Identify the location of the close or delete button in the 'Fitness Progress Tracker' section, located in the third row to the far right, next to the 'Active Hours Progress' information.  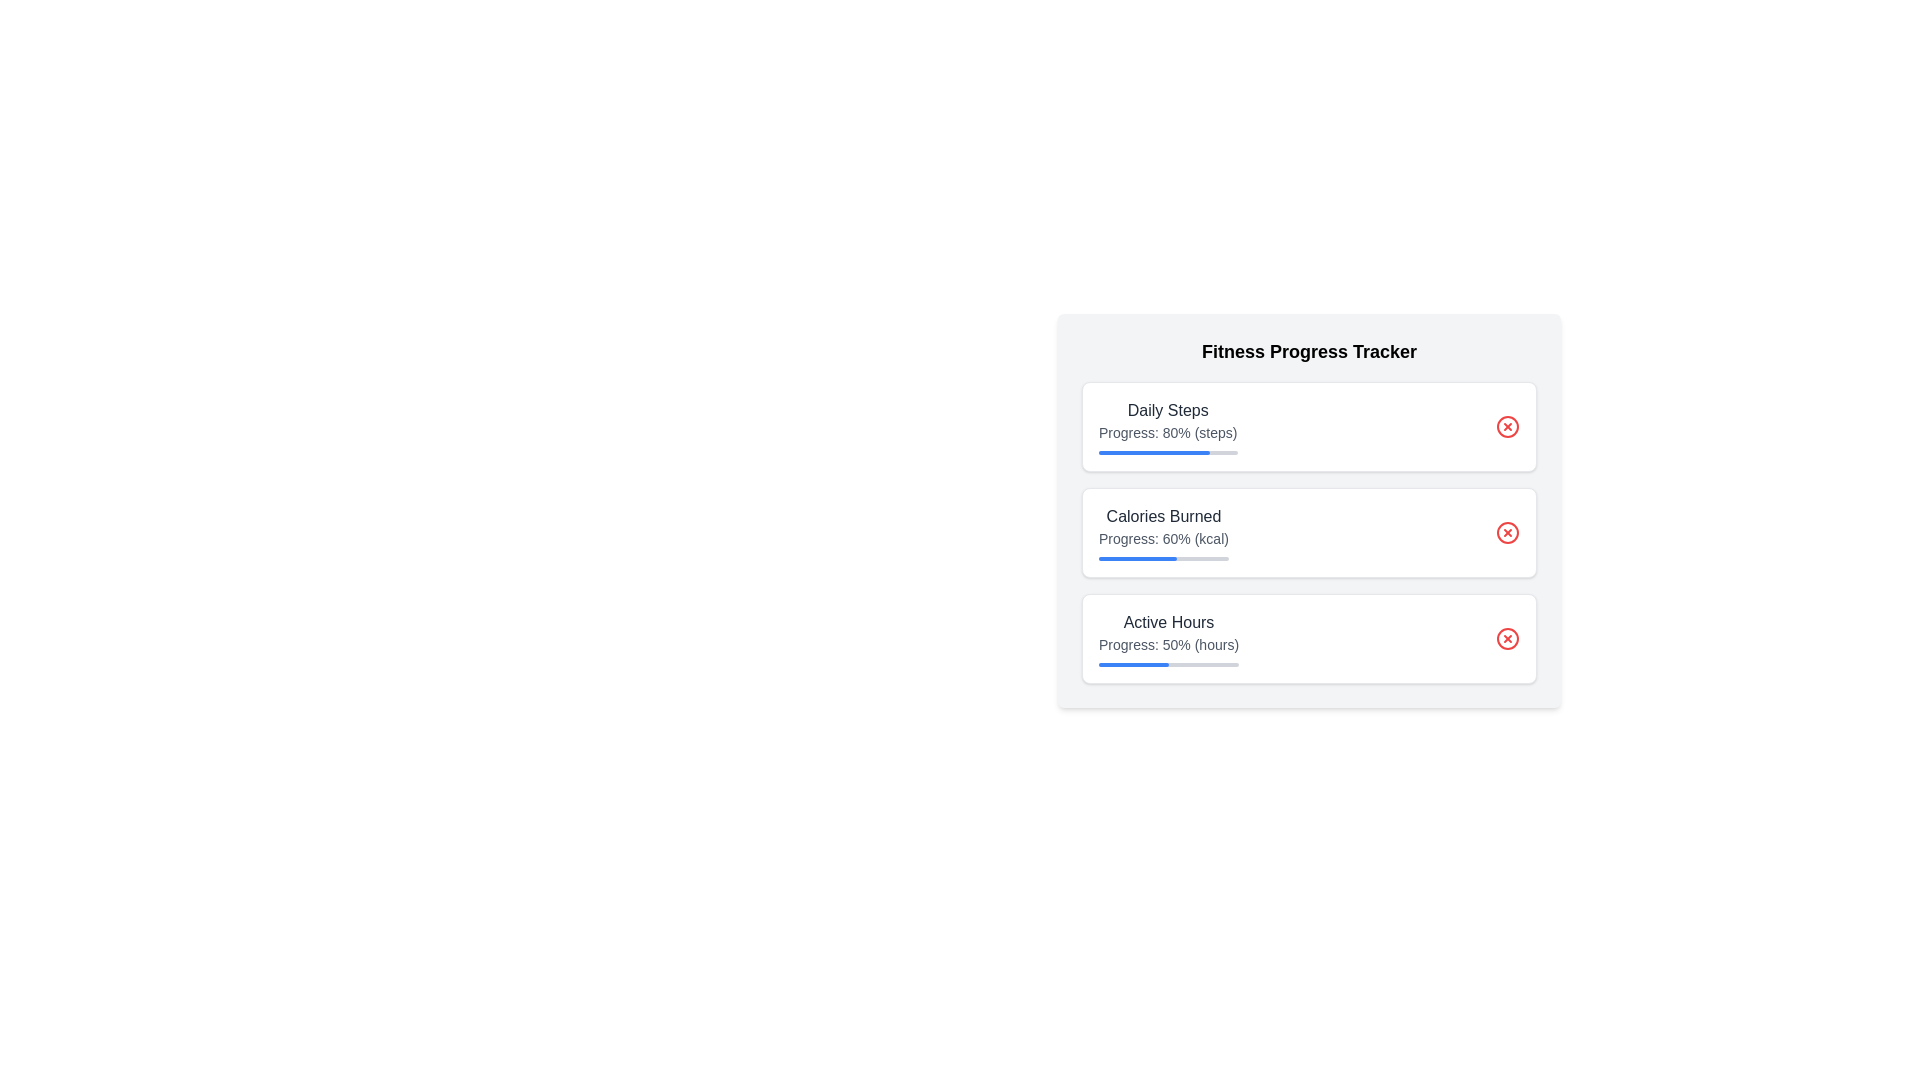
(1507, 639).